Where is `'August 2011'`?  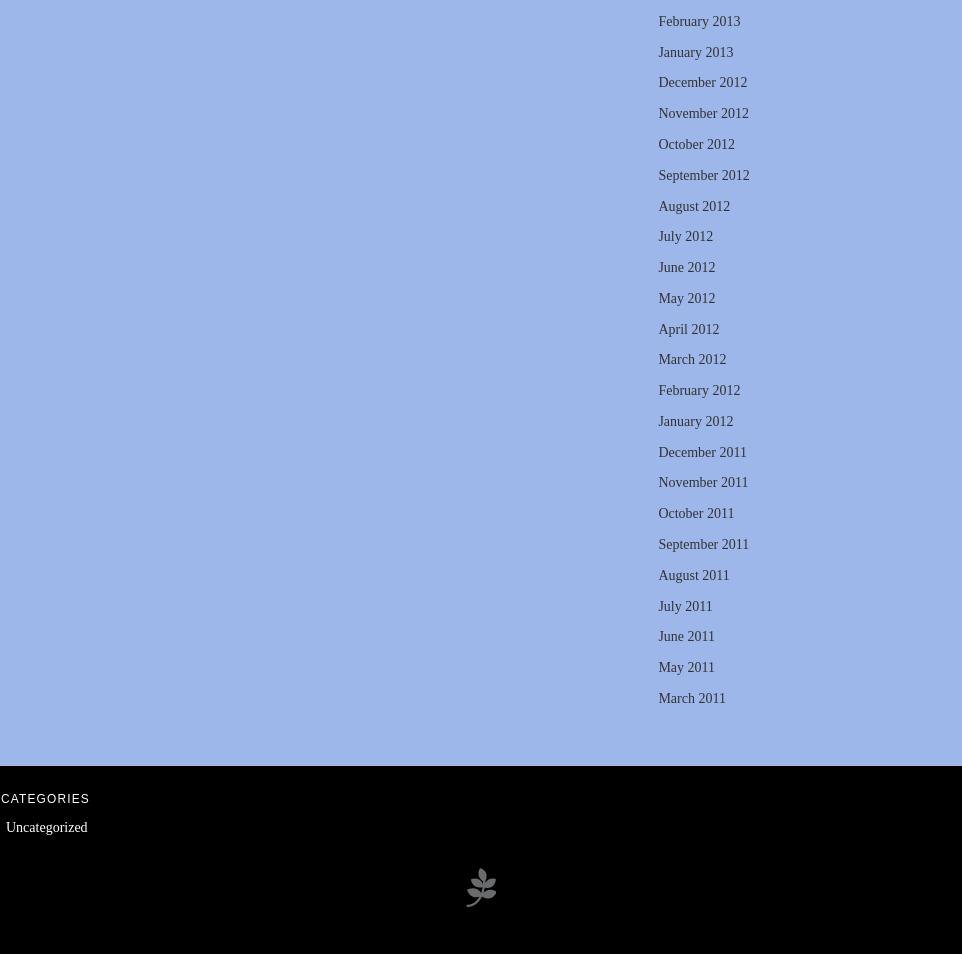
'August 2011' is located at coordinates (692, 573).